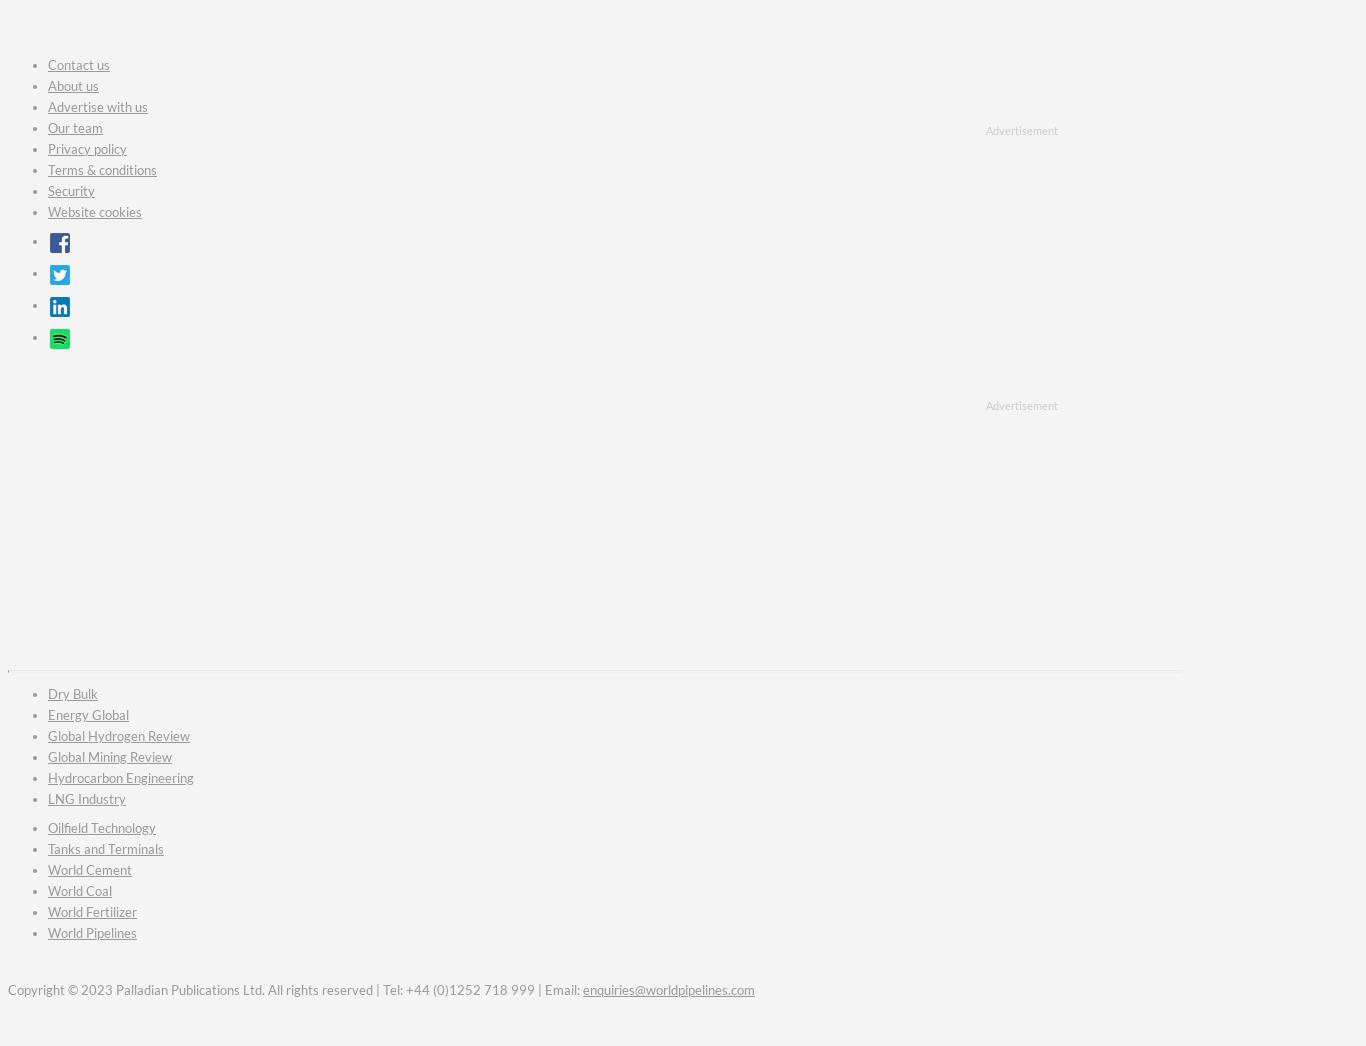 The image size is (1366, 1046). What do you see at coordinates (71, 189) in the screenshot?
I see `'Security'` at bounding box center [71, 189].